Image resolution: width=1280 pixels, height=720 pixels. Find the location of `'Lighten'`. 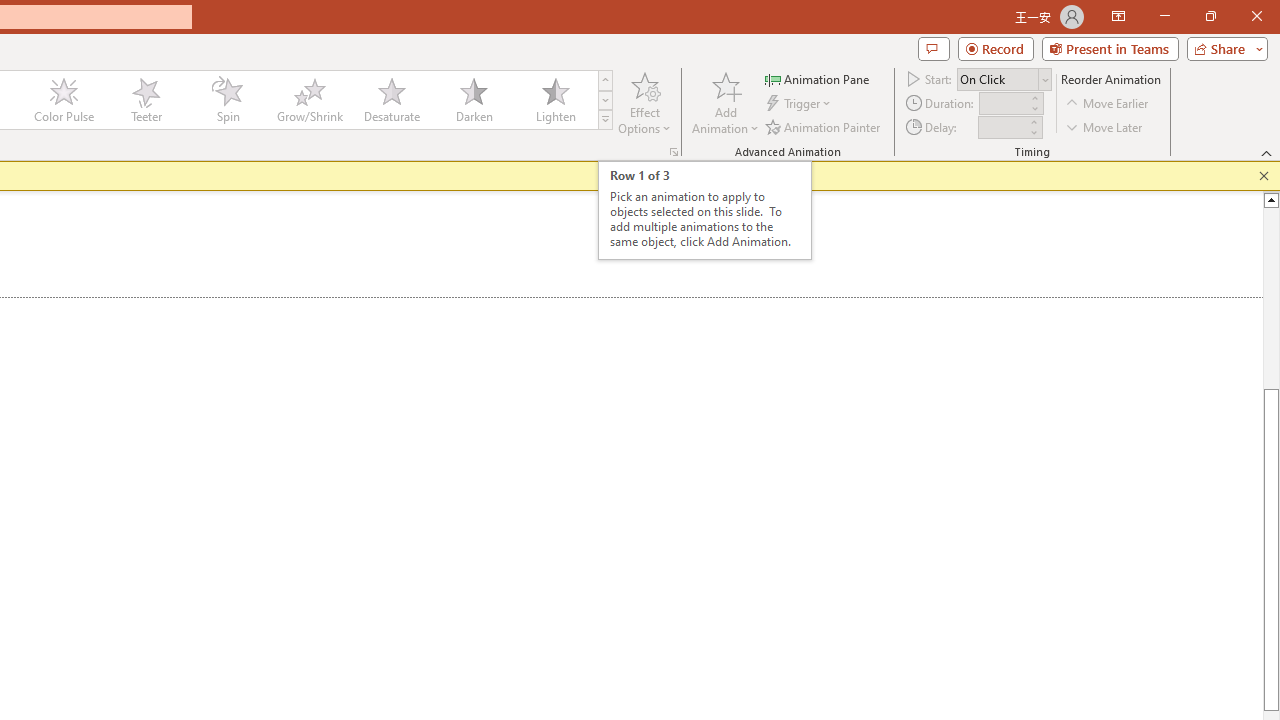

'Lighten' is located at coordinates (555, 100).